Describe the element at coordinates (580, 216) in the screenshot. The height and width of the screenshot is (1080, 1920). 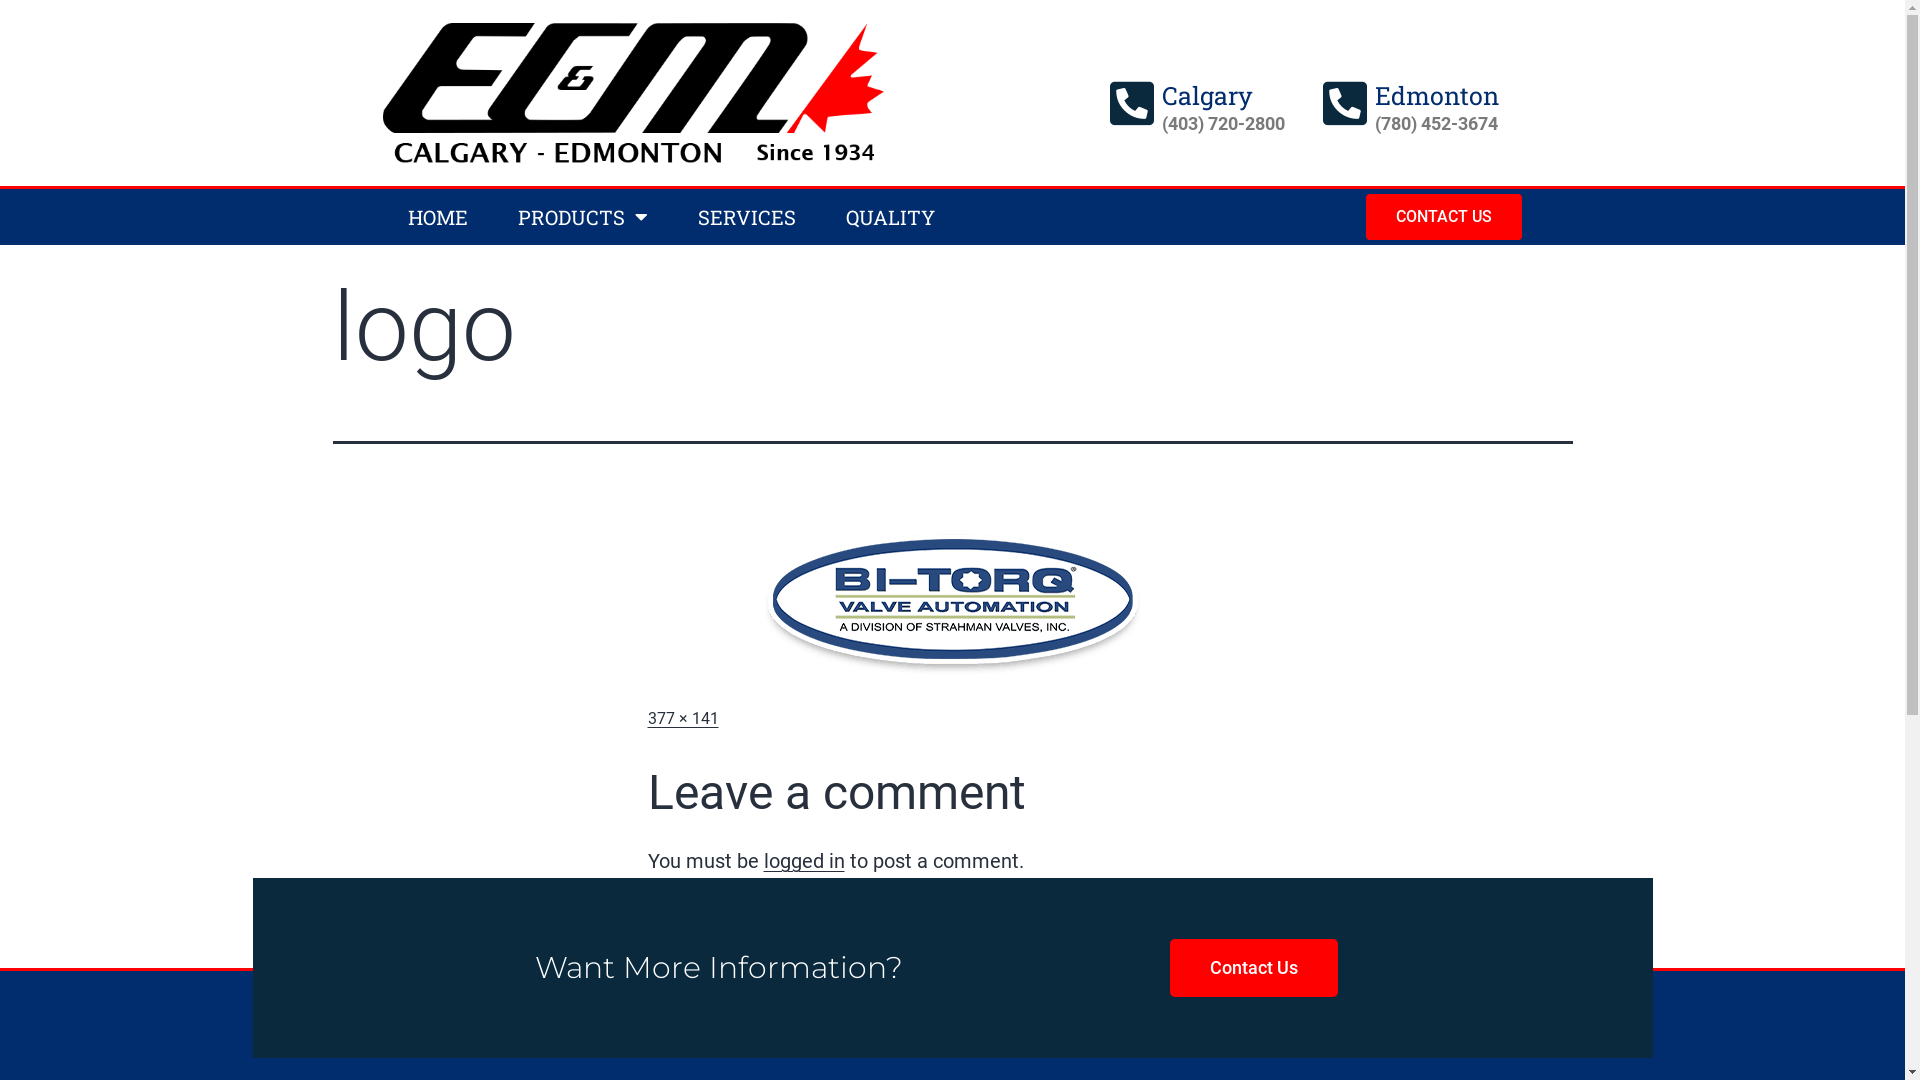
I see `'PRODUCTS'` at that location.